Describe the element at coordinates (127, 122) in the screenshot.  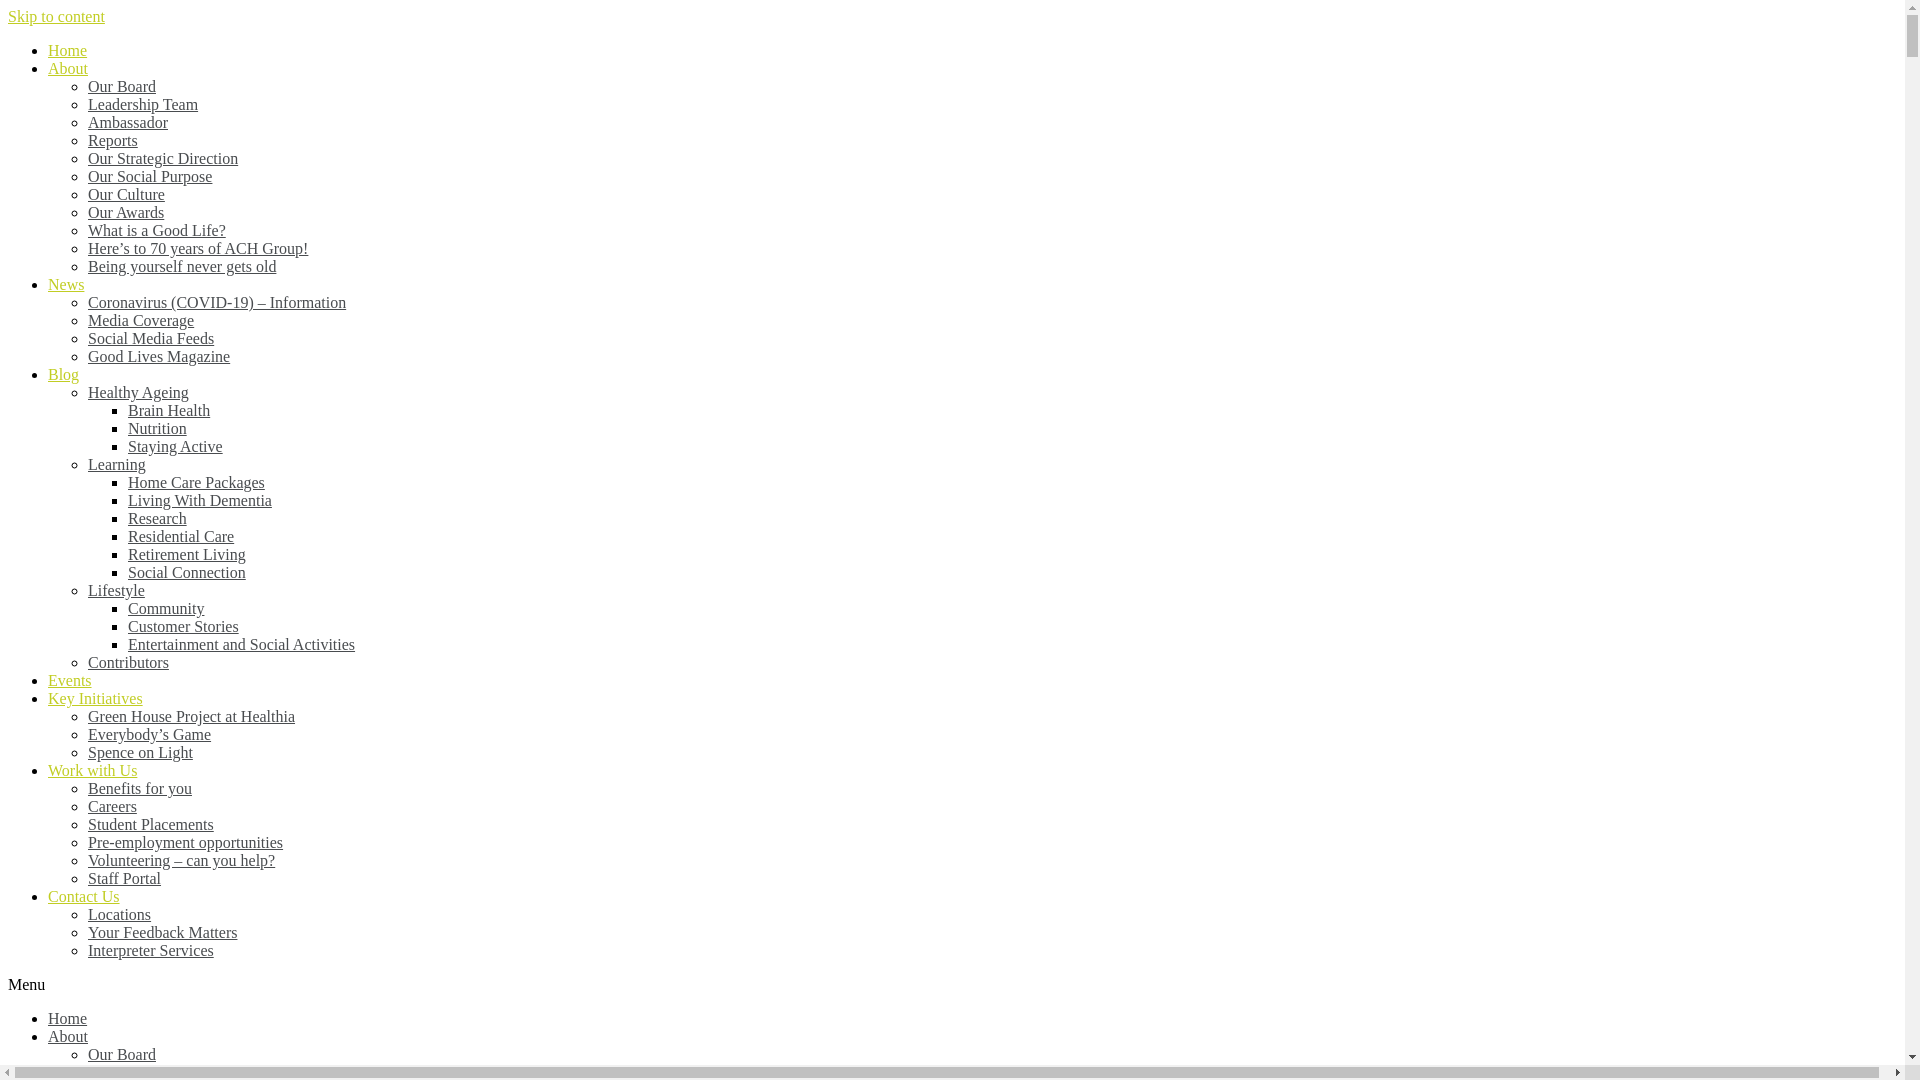
I see `'Ambassador'` at that location.